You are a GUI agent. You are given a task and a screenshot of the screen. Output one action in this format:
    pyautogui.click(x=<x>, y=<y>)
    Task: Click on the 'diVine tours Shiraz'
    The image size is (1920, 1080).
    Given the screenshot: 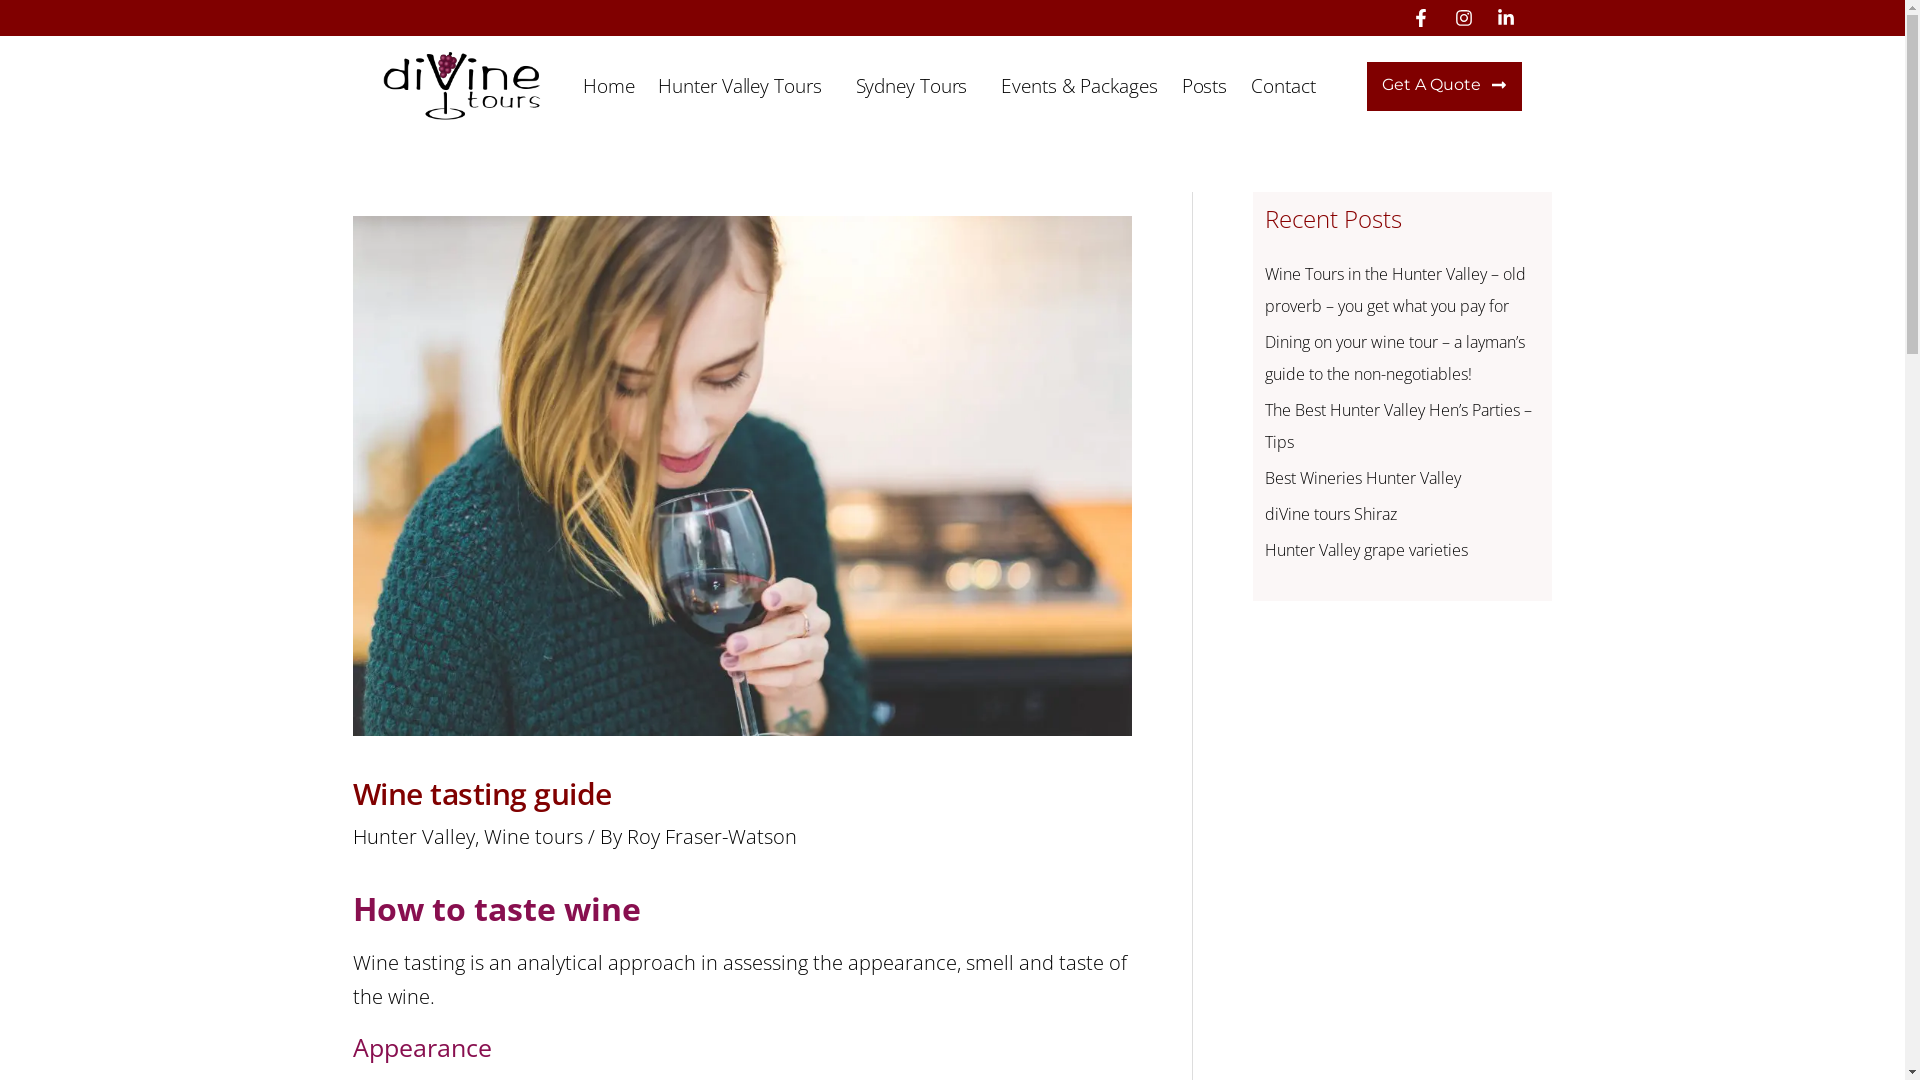 What is the action you would take?
    pyautogui.click(x=1262, y=512)
    